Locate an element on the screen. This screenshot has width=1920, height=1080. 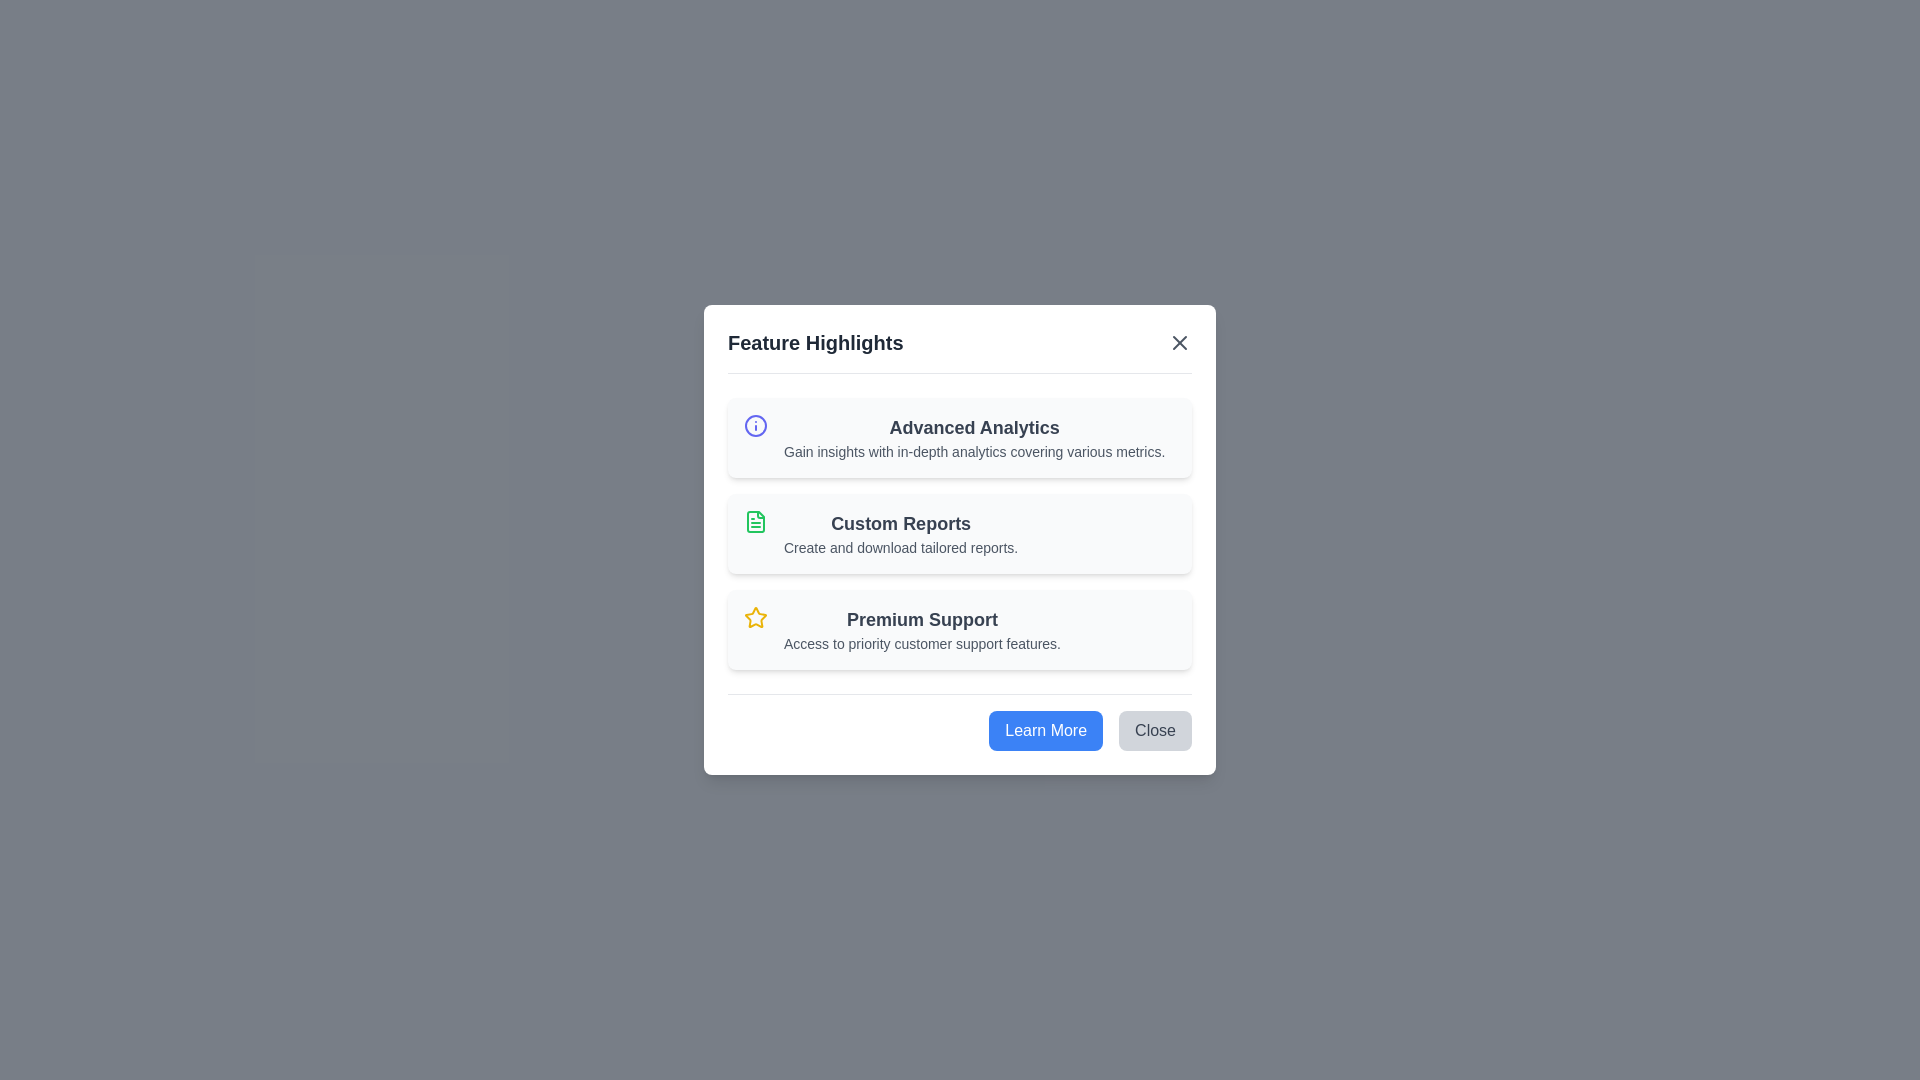
the document icon representing 'Custom Reports' in the Feature Highlights section, which is located in the second row to the left of the title 'Custom Reports' is located at coordinates (754, 520).